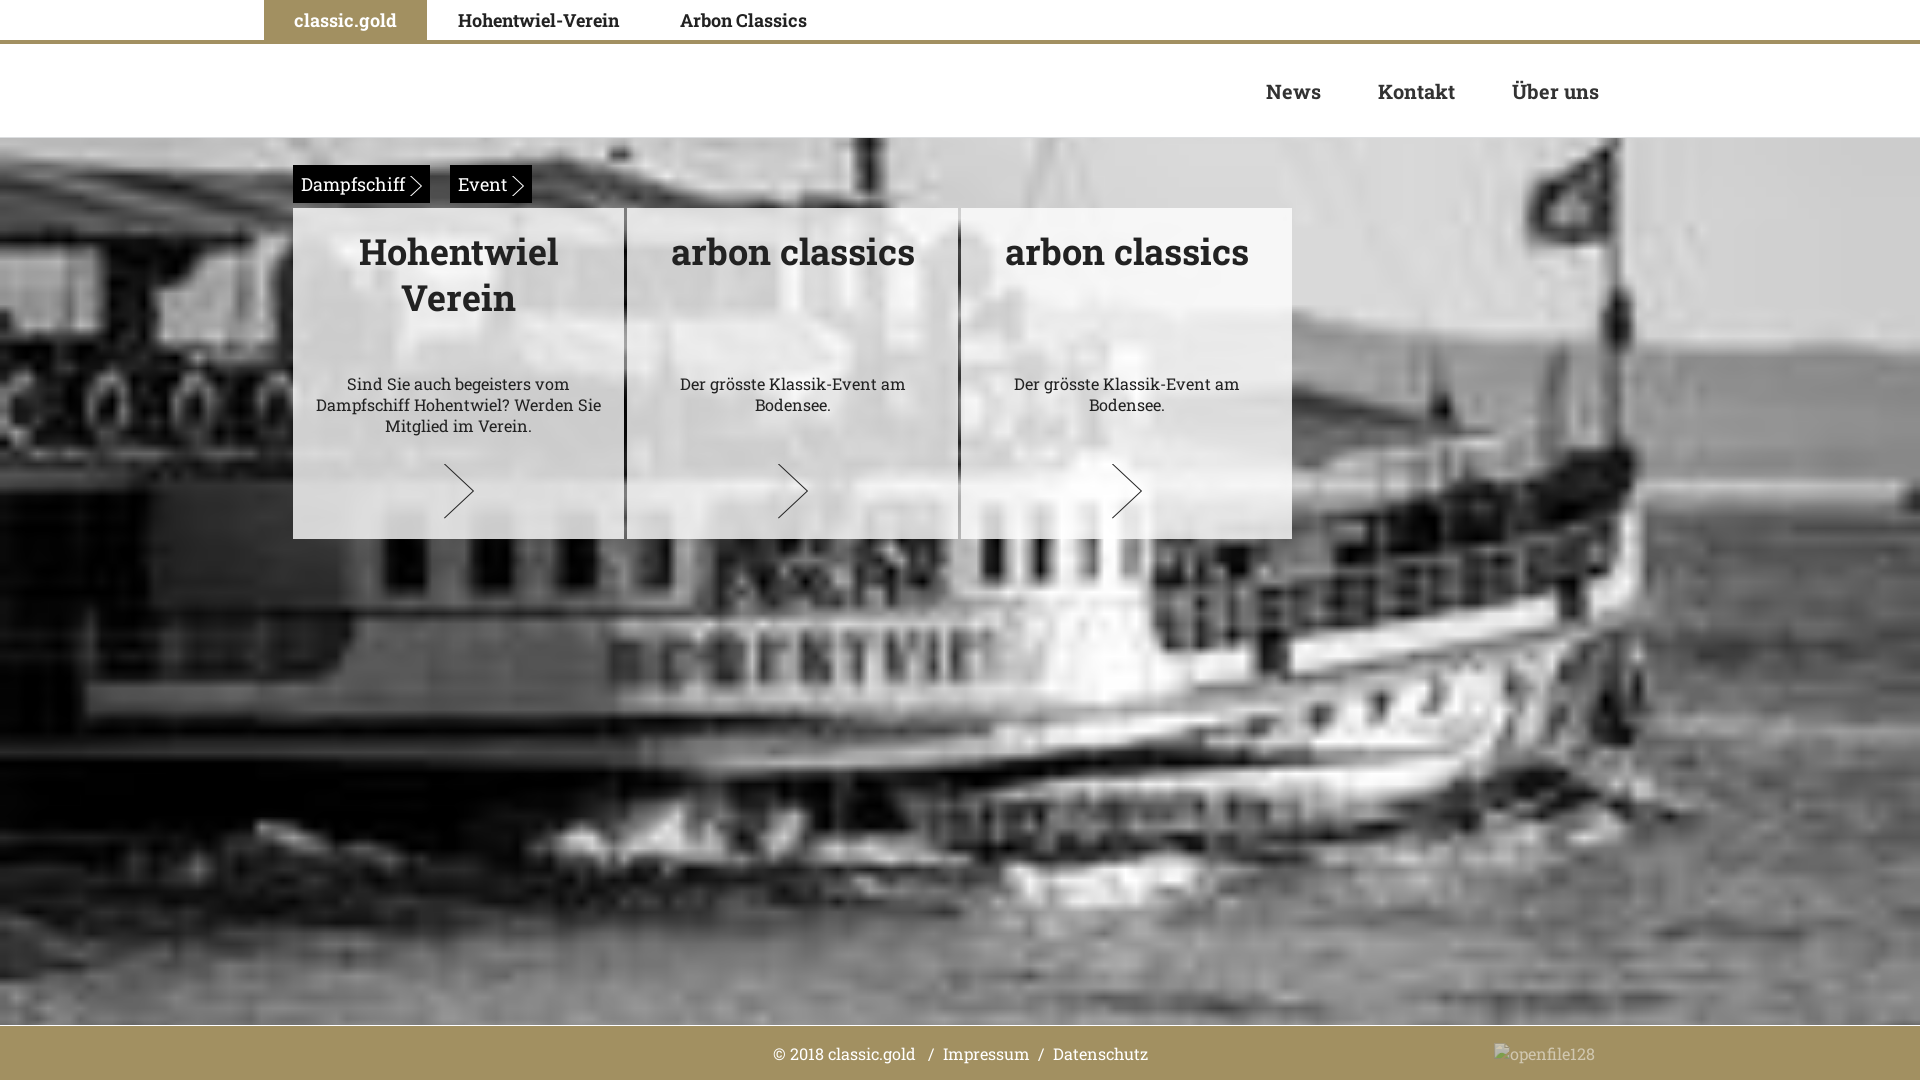 This screenshot has width=1920, height=1080. Describe the element at coordinates (345, 19) in the screenshot. I see `'classic.gold'` at that location.